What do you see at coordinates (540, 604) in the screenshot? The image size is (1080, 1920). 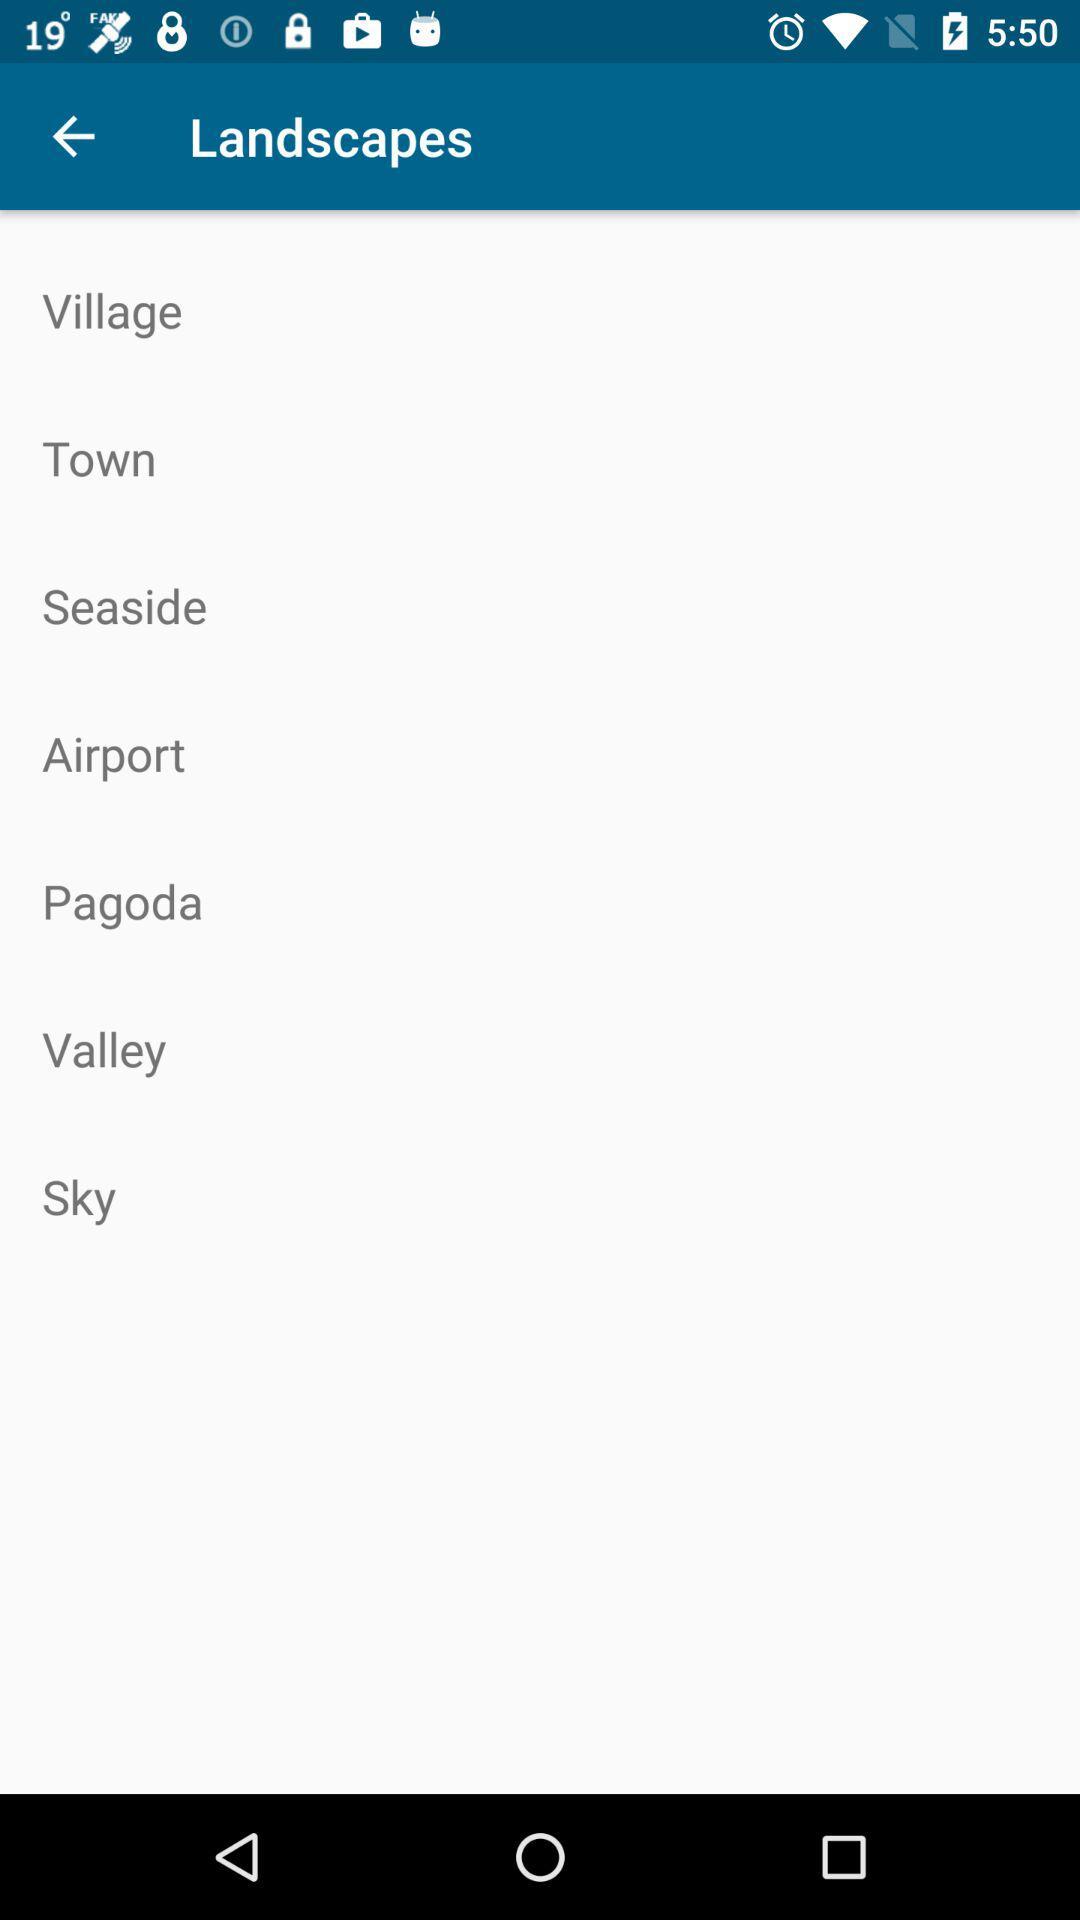 I see `item below town` at bounding box center [540, 604].